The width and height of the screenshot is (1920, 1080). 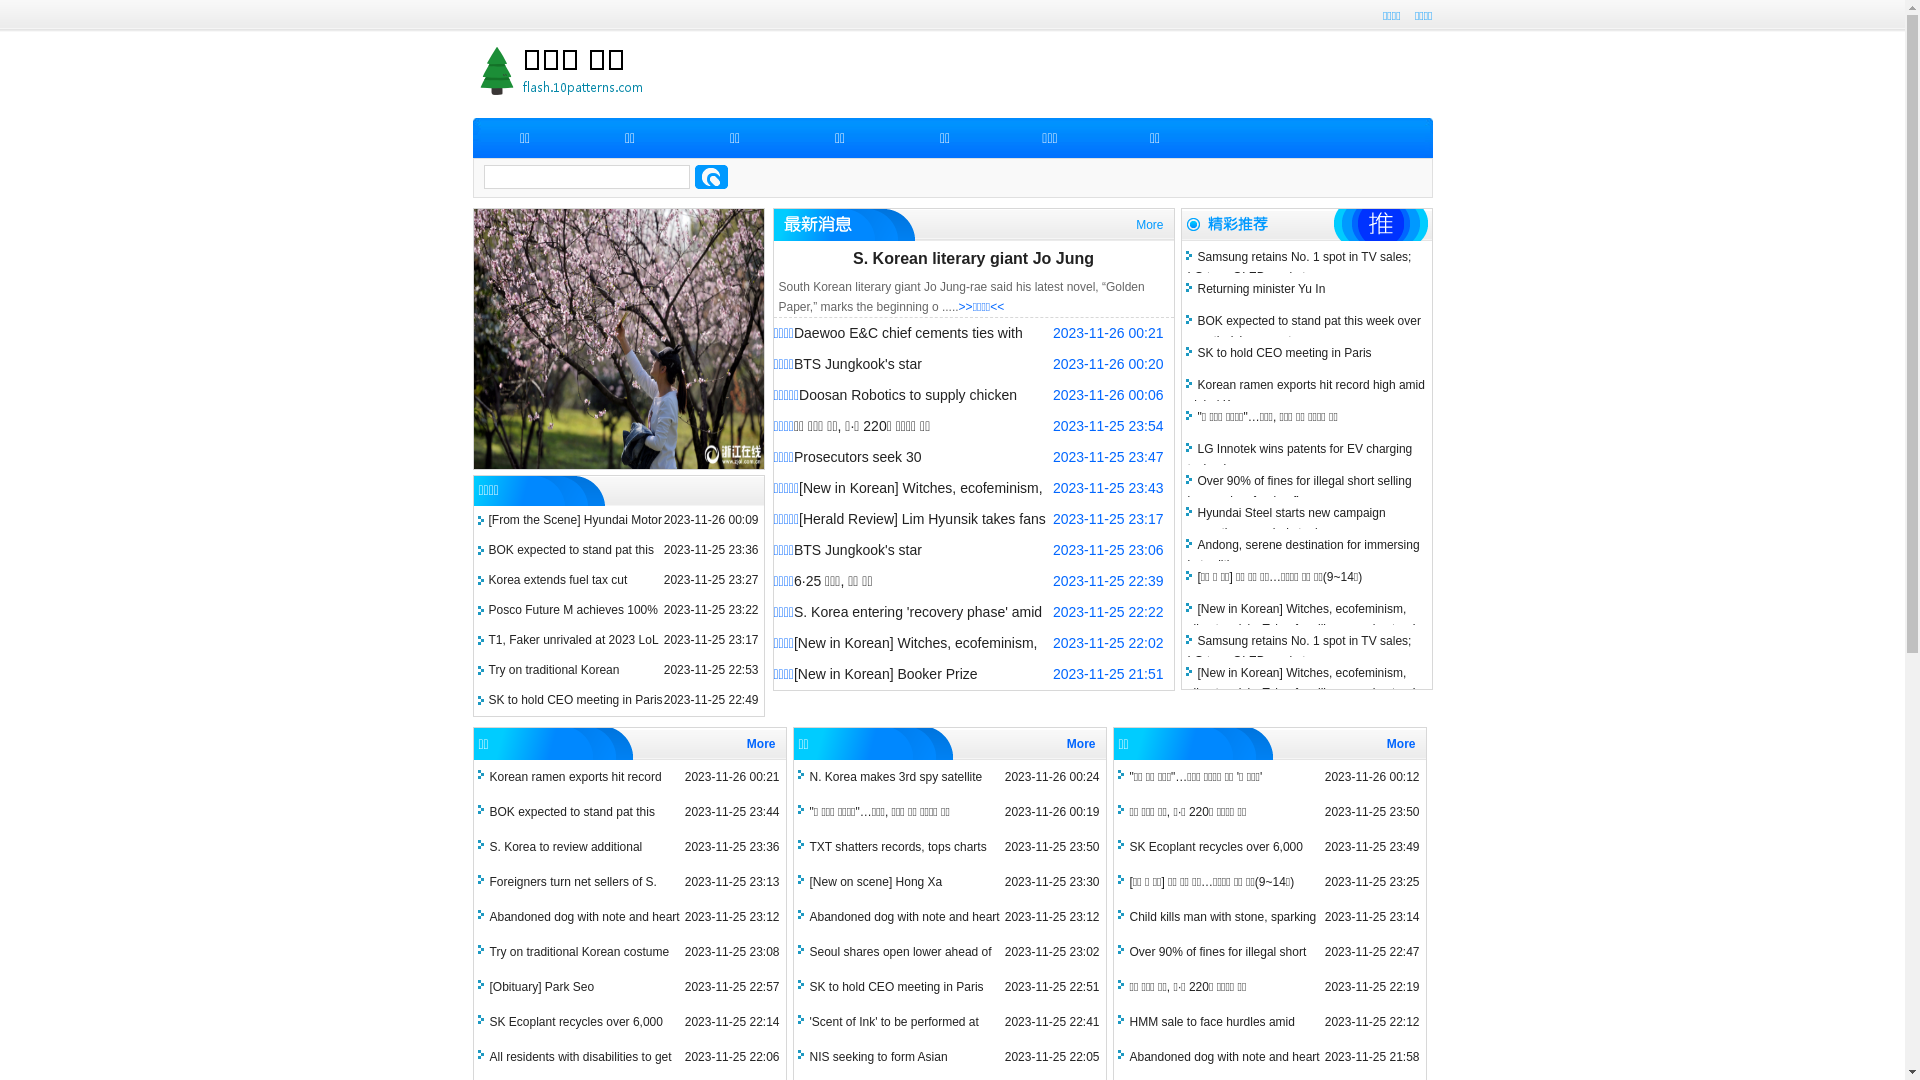 I want to click on 'Abandoned dog with note and heart sparks anger', so click(x=579, y=928).